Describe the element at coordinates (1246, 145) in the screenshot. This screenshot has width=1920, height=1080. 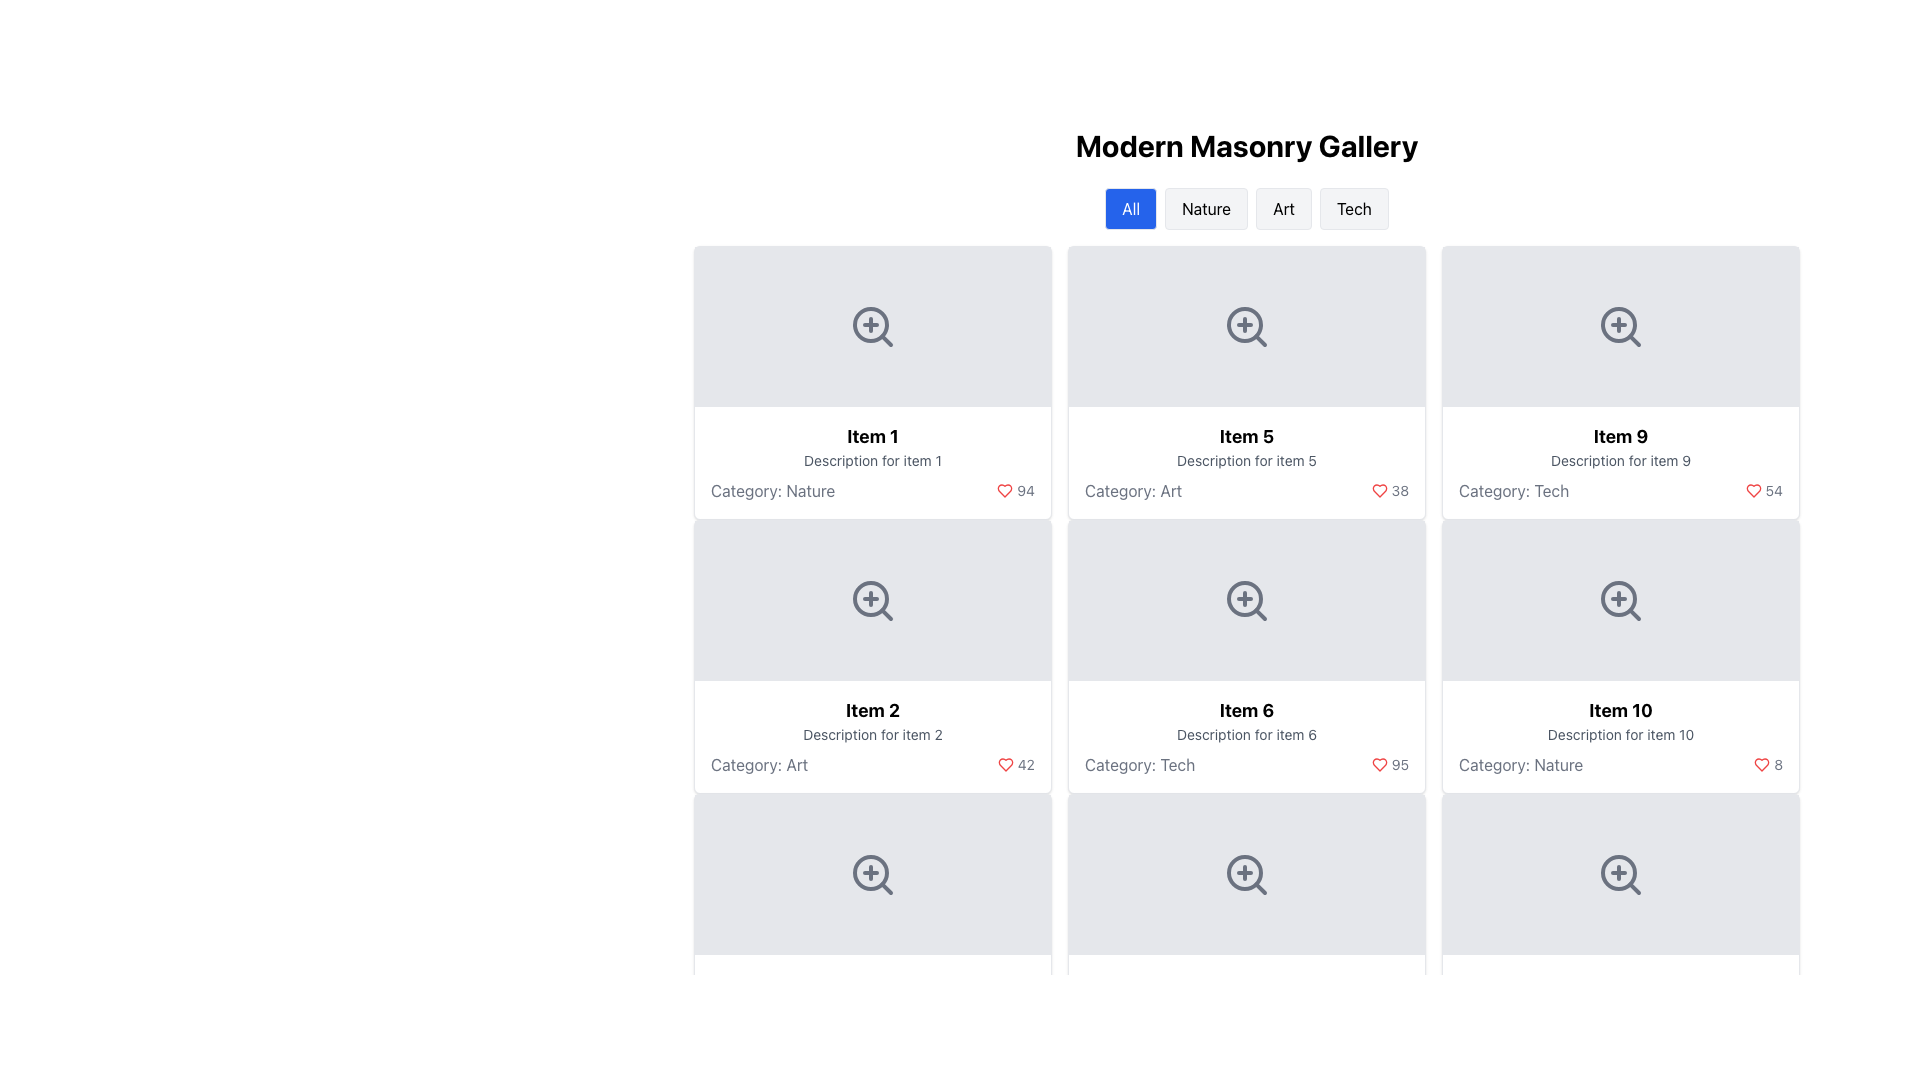
I see `text from the Text Label that serves as the main heading for the content below, located at the top center of its section` at that location.